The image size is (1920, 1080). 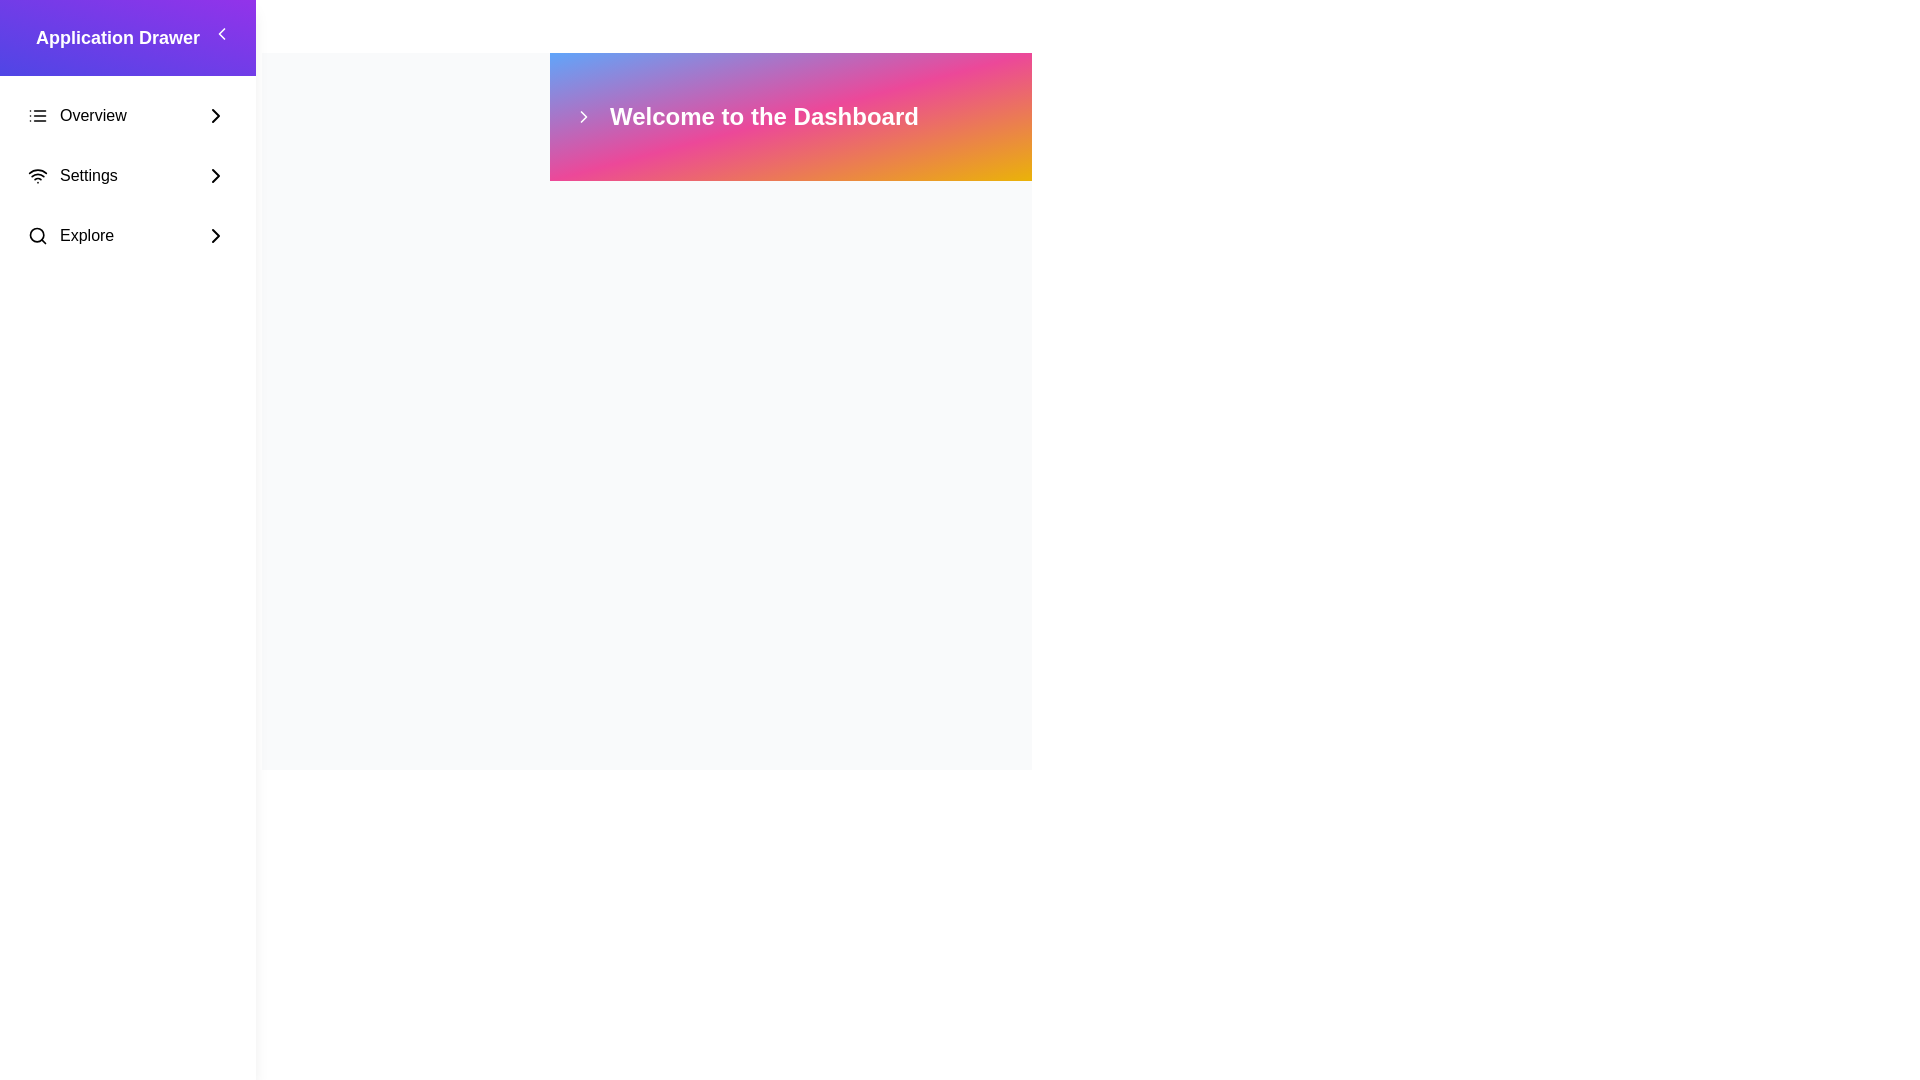 What do you see at coordinates (38, 170) in the screenshot?
I see `the second arc of the Wi-Fi icon located in the sidebar next to the 'Settings' label for selection` at bounding box center [38, 170].